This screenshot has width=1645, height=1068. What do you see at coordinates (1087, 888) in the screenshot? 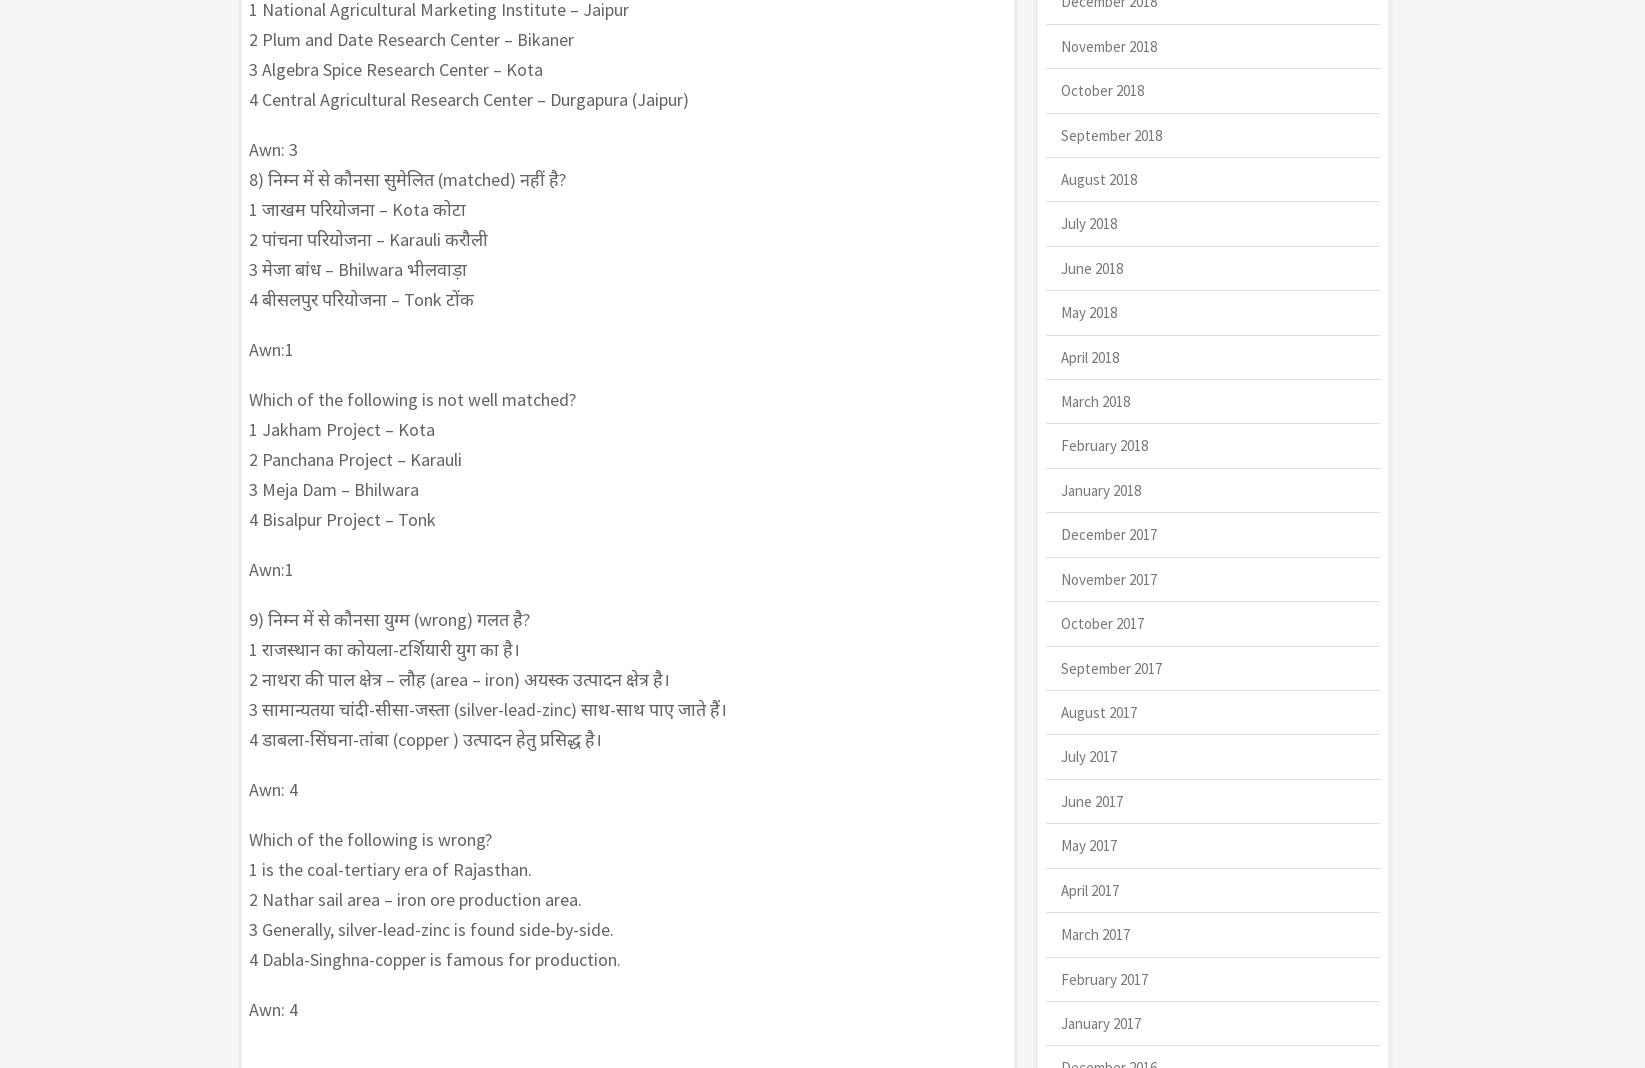
I see `'April 2017'` at bounding box center [1087, 888].